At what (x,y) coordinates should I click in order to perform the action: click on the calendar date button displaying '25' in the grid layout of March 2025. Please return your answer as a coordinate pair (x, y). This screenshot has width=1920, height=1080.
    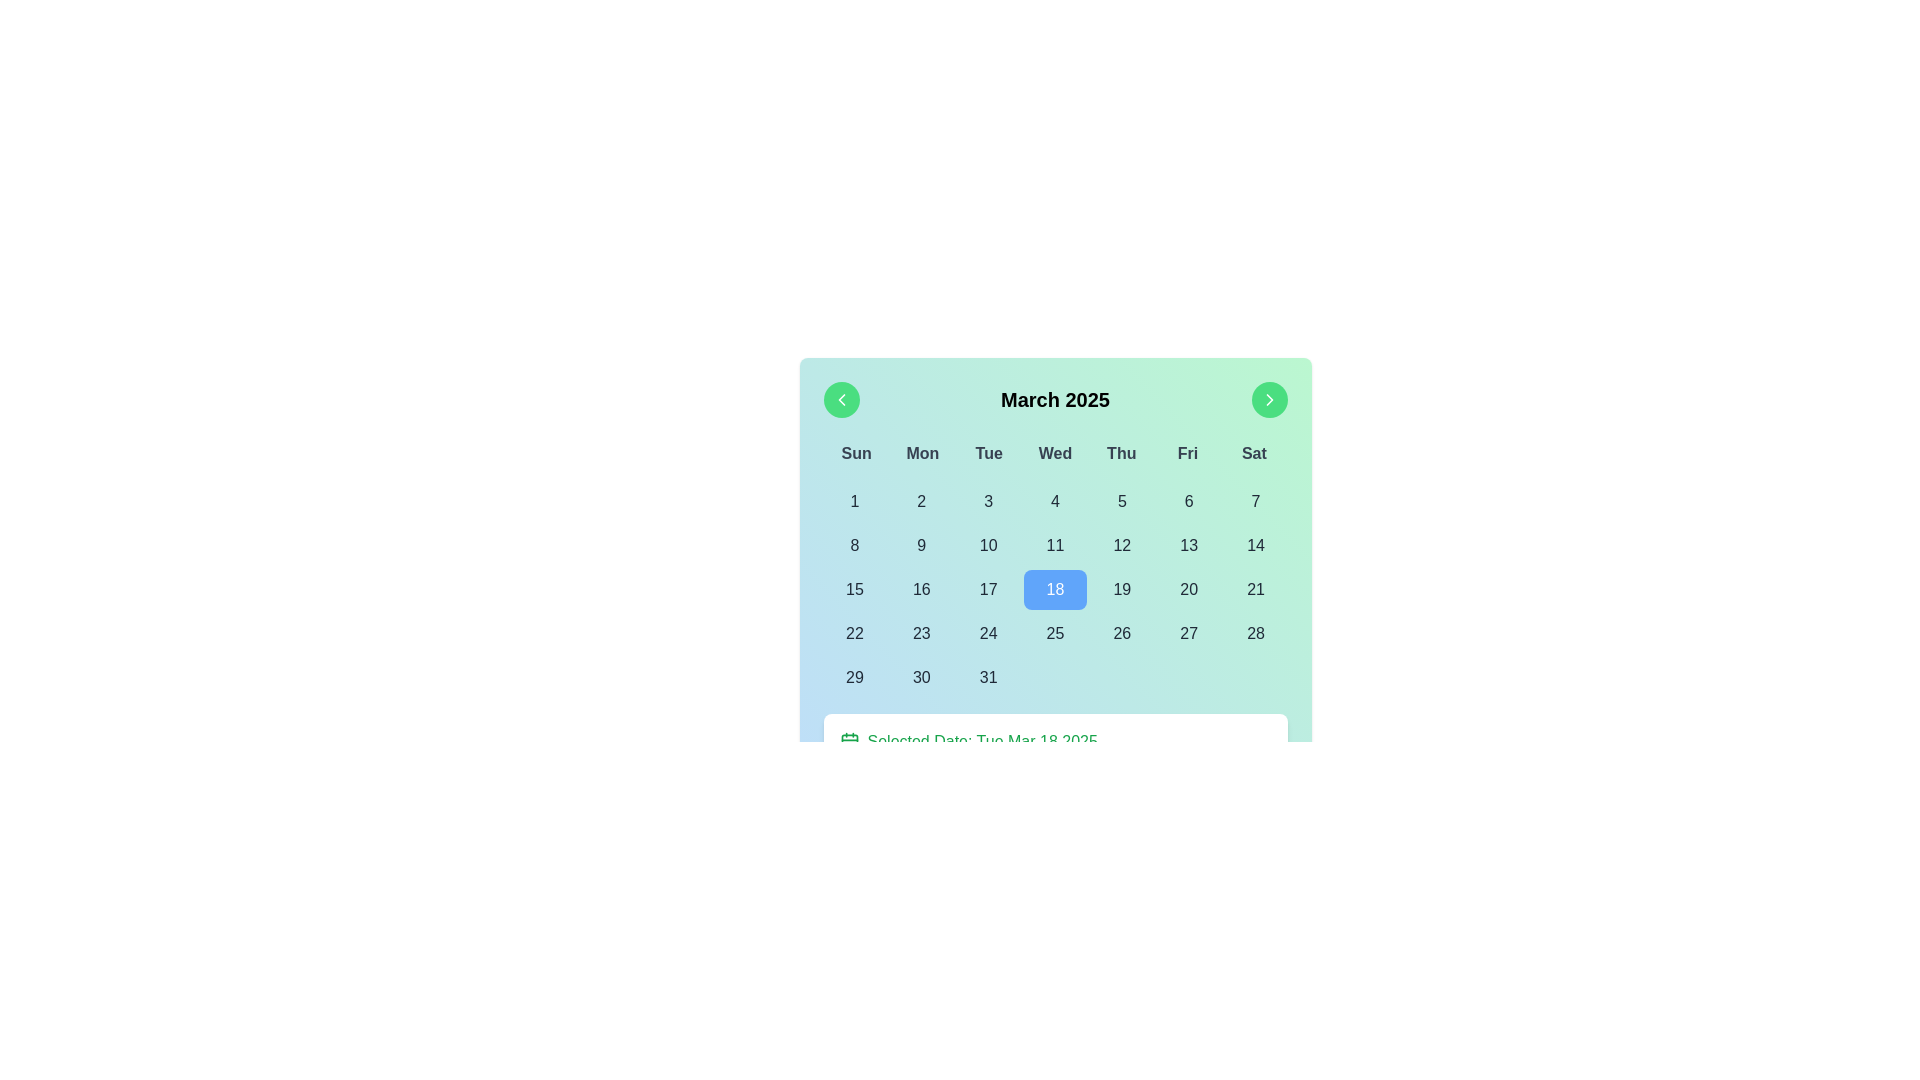
    Looking at the image, I should click on (1054, 633).